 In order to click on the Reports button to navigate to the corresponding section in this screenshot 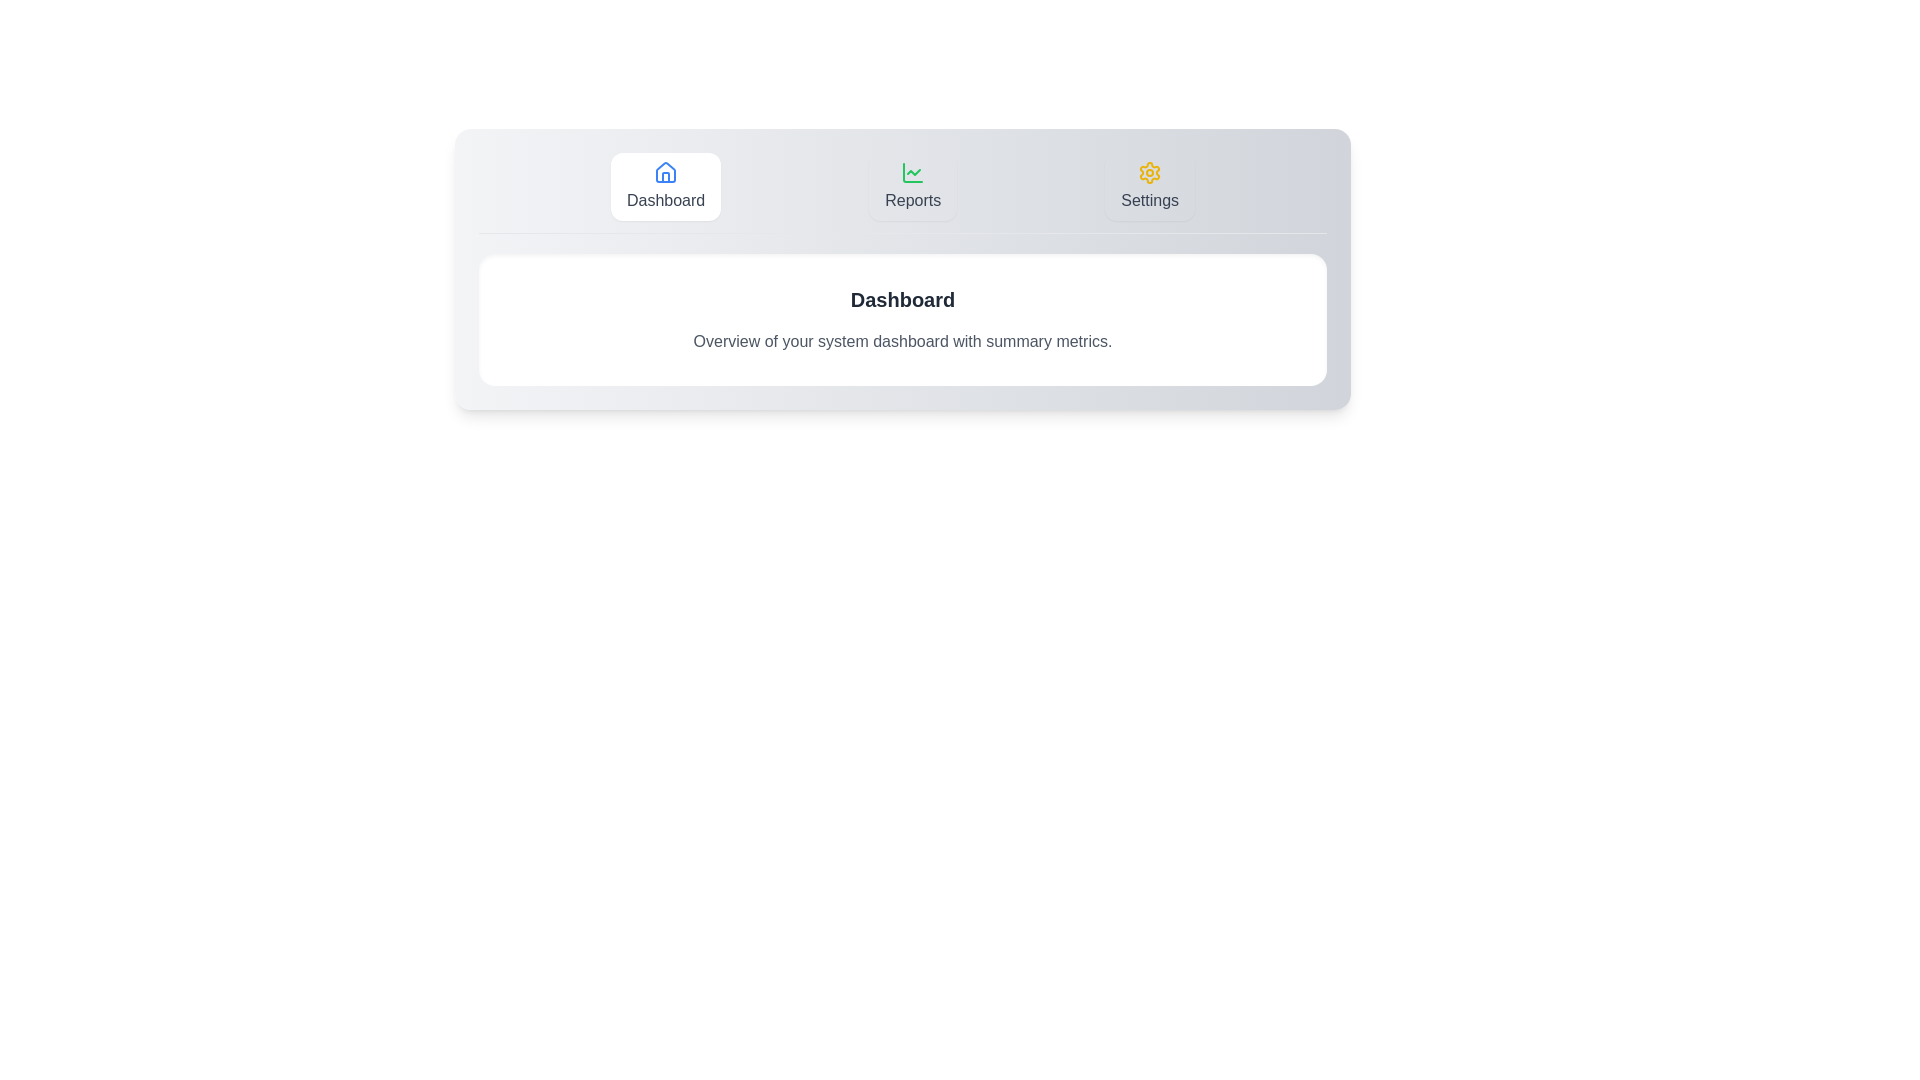, I will do `click(911, 186)`.